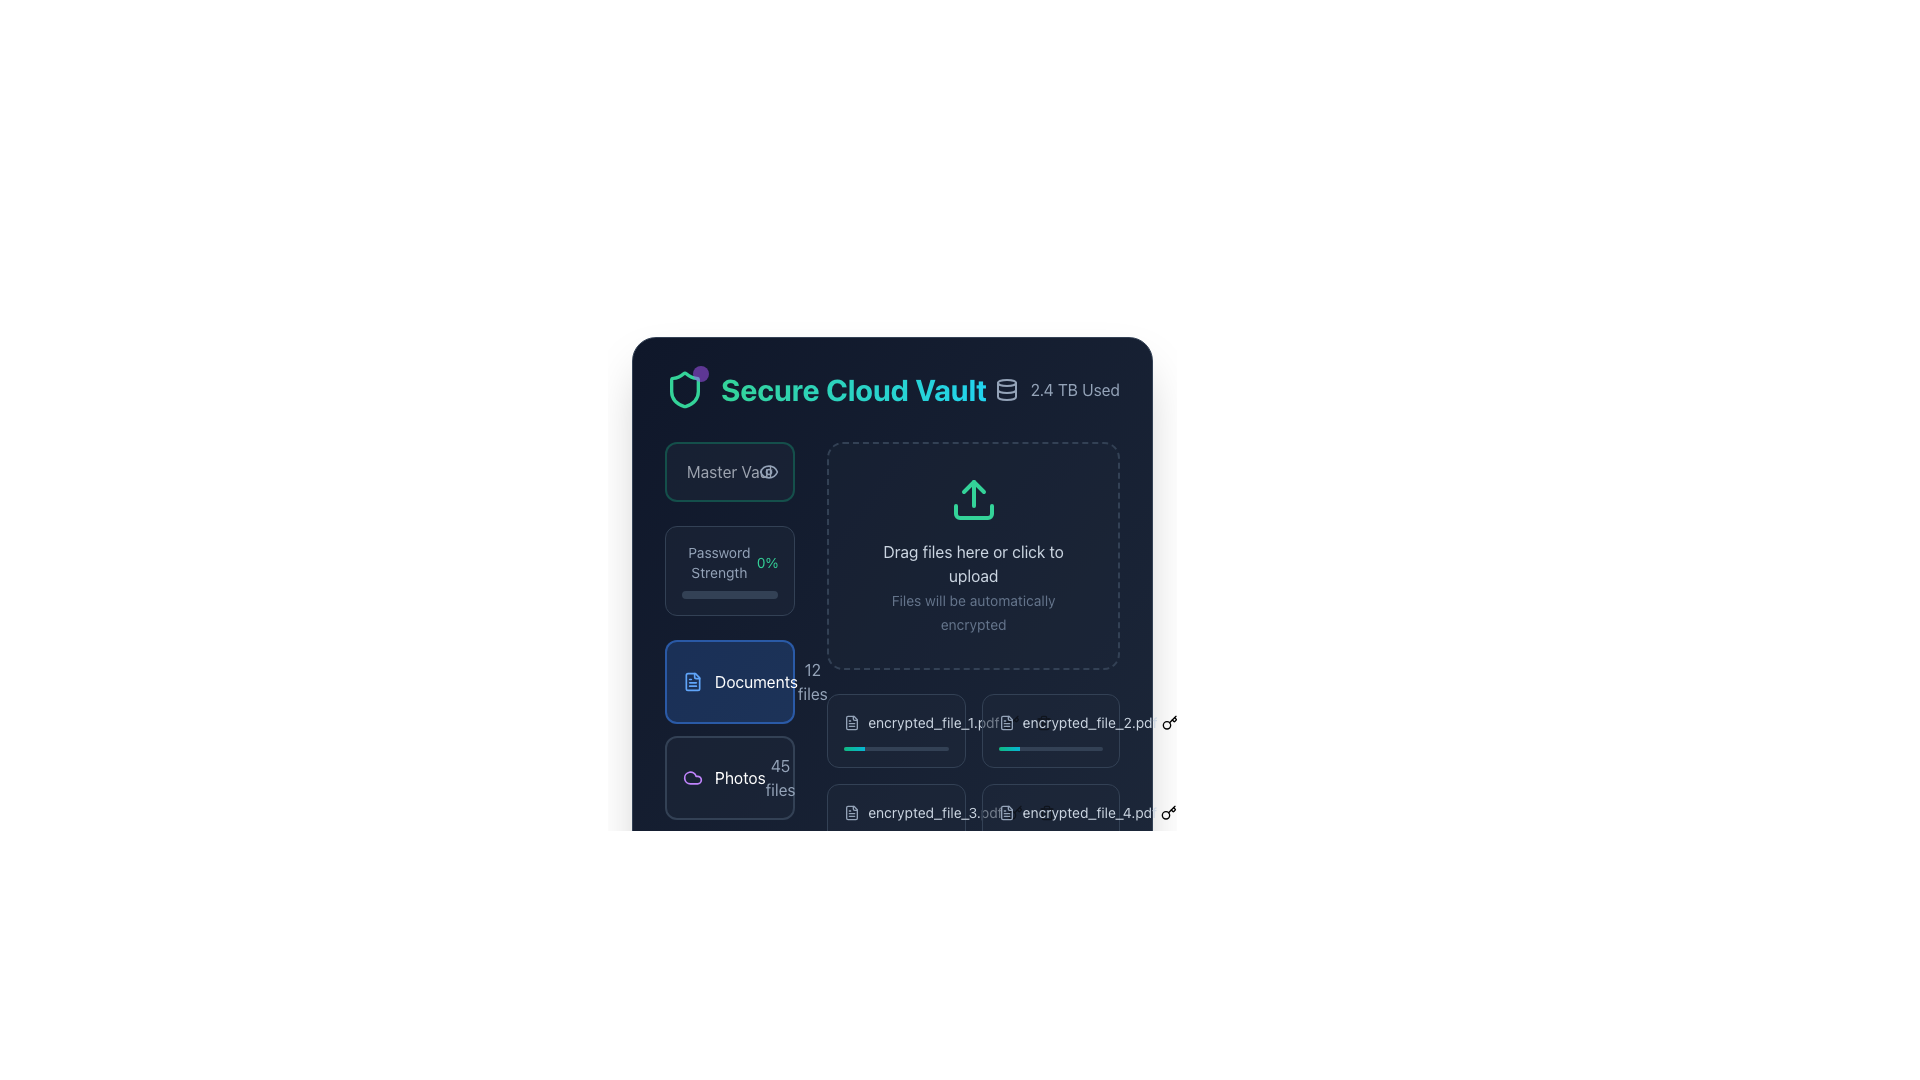 Image resolution: width=1920 pixels, height=1080 pixels. What do you see at coordinates (685, 389) in the screenshot?
I see `the shield icon with a green outline and a purple dot, which is part of the 'Secure Cloud Vault' header located in the top-left region of the interface` at bounding box center [685, 389].